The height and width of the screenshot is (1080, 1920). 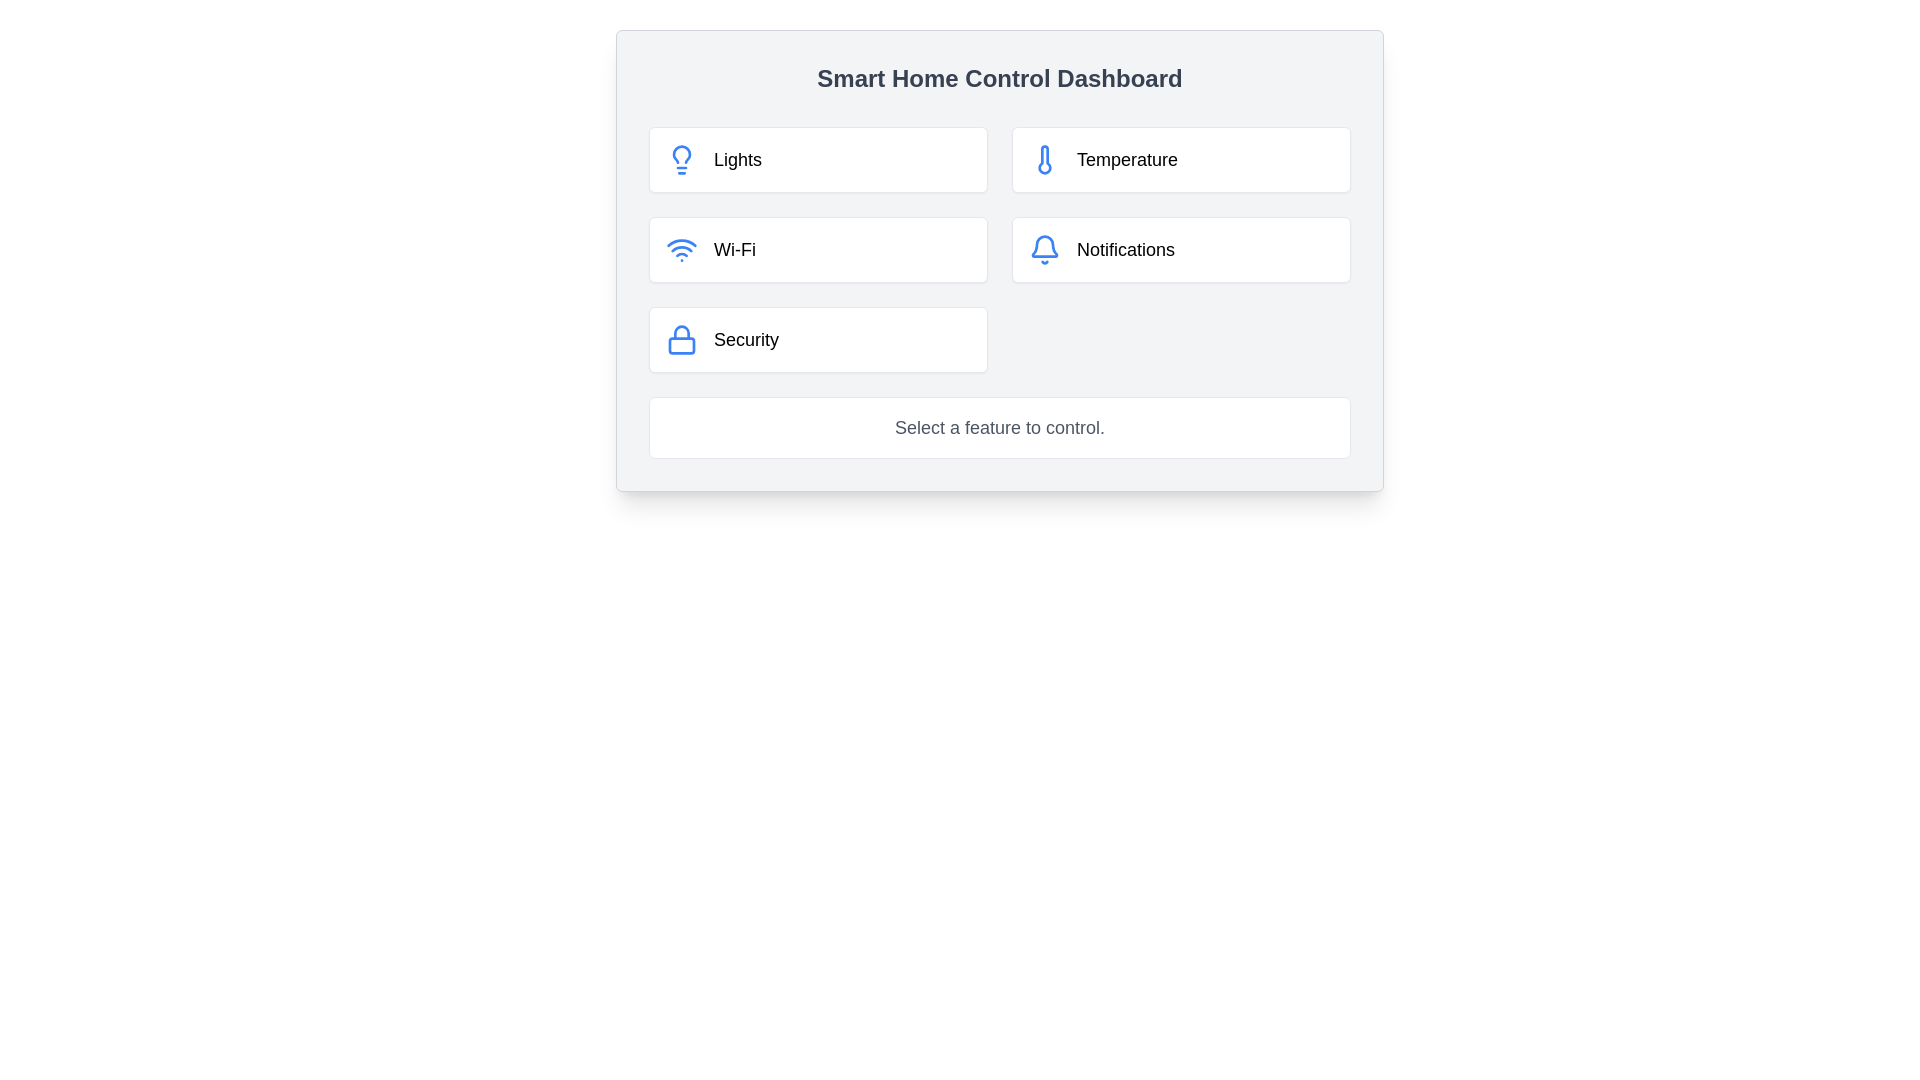 I want to click on the blue Wi-Fi icon located on the left side of the 'Wi-Fi' card in the dashboard, which is styled with a clean, modern design and features concentric arcs above a circular dot, so click(x=681, y=249).